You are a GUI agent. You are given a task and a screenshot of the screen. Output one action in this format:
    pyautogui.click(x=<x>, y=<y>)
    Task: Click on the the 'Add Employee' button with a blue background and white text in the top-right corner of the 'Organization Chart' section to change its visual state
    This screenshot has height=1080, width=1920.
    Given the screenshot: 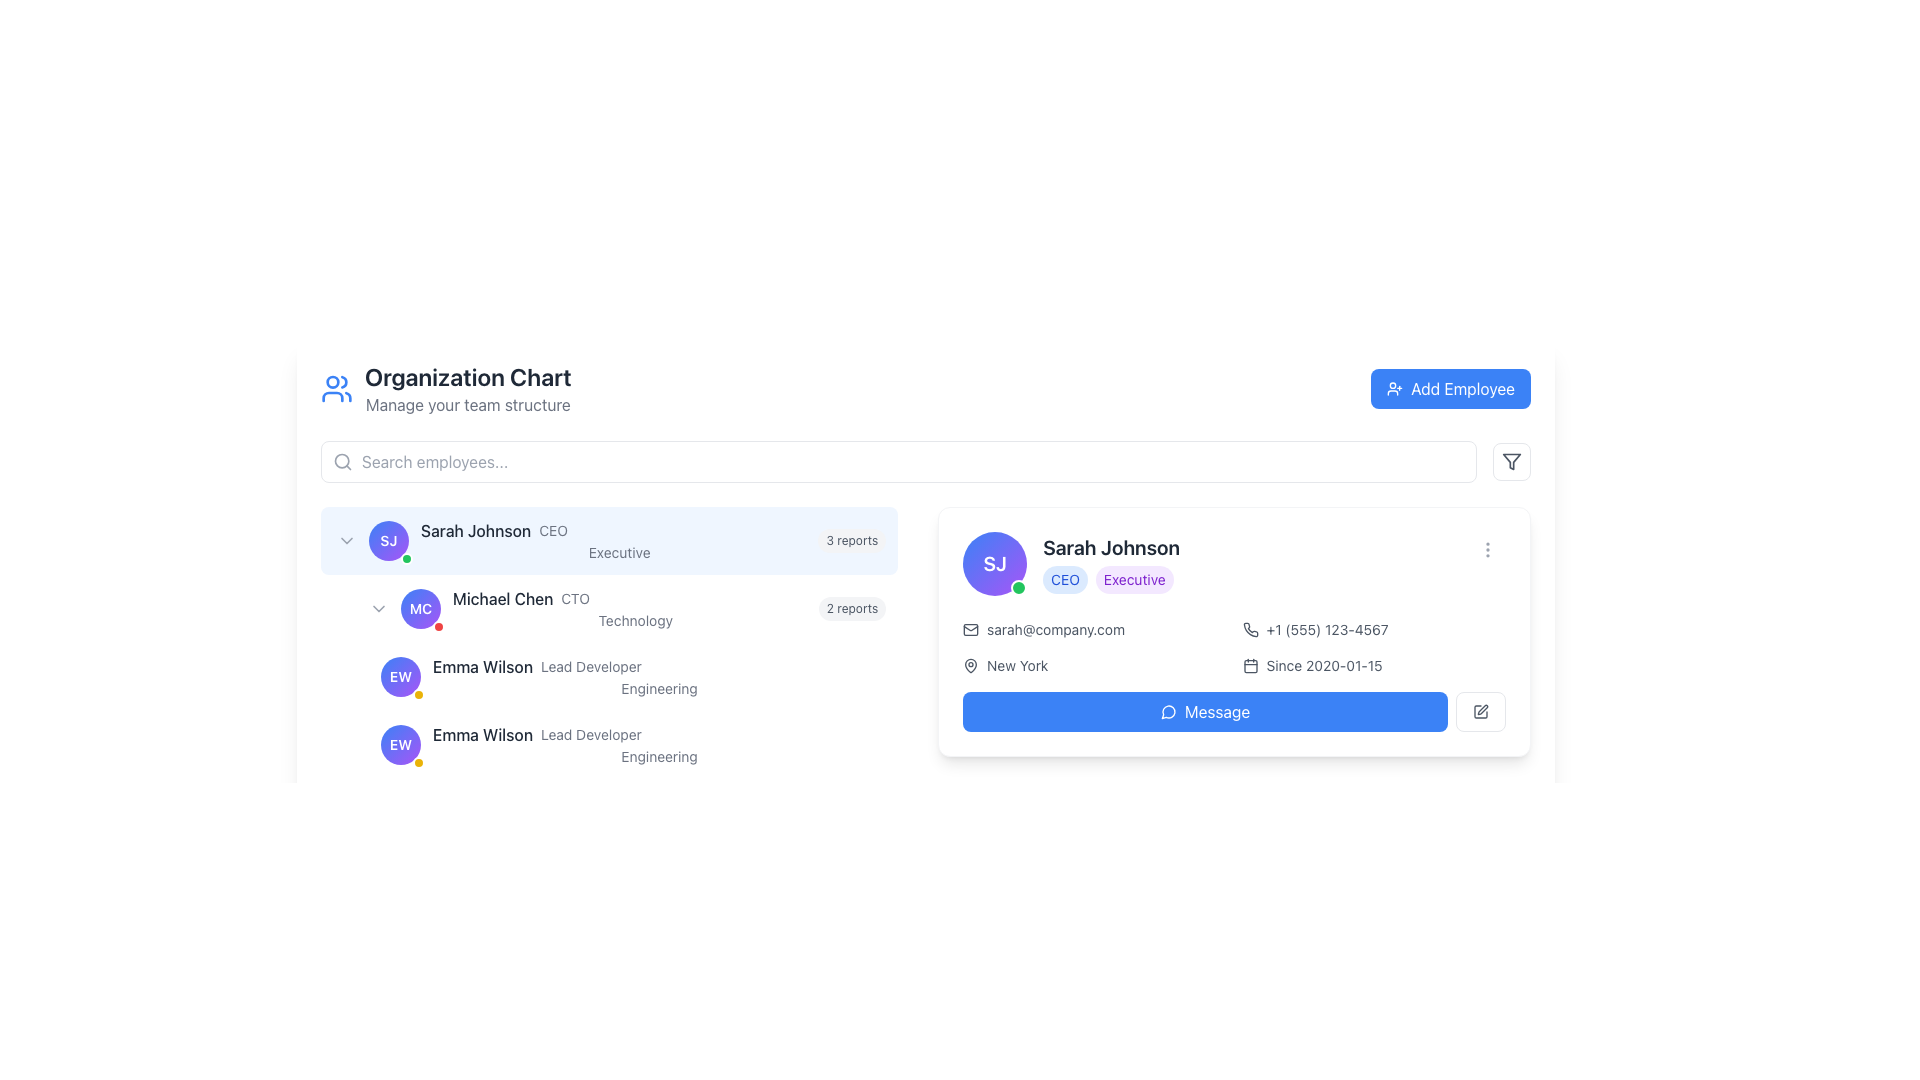 What is the action you would take?
    pyautogui.click(x=1451, y=389)
    